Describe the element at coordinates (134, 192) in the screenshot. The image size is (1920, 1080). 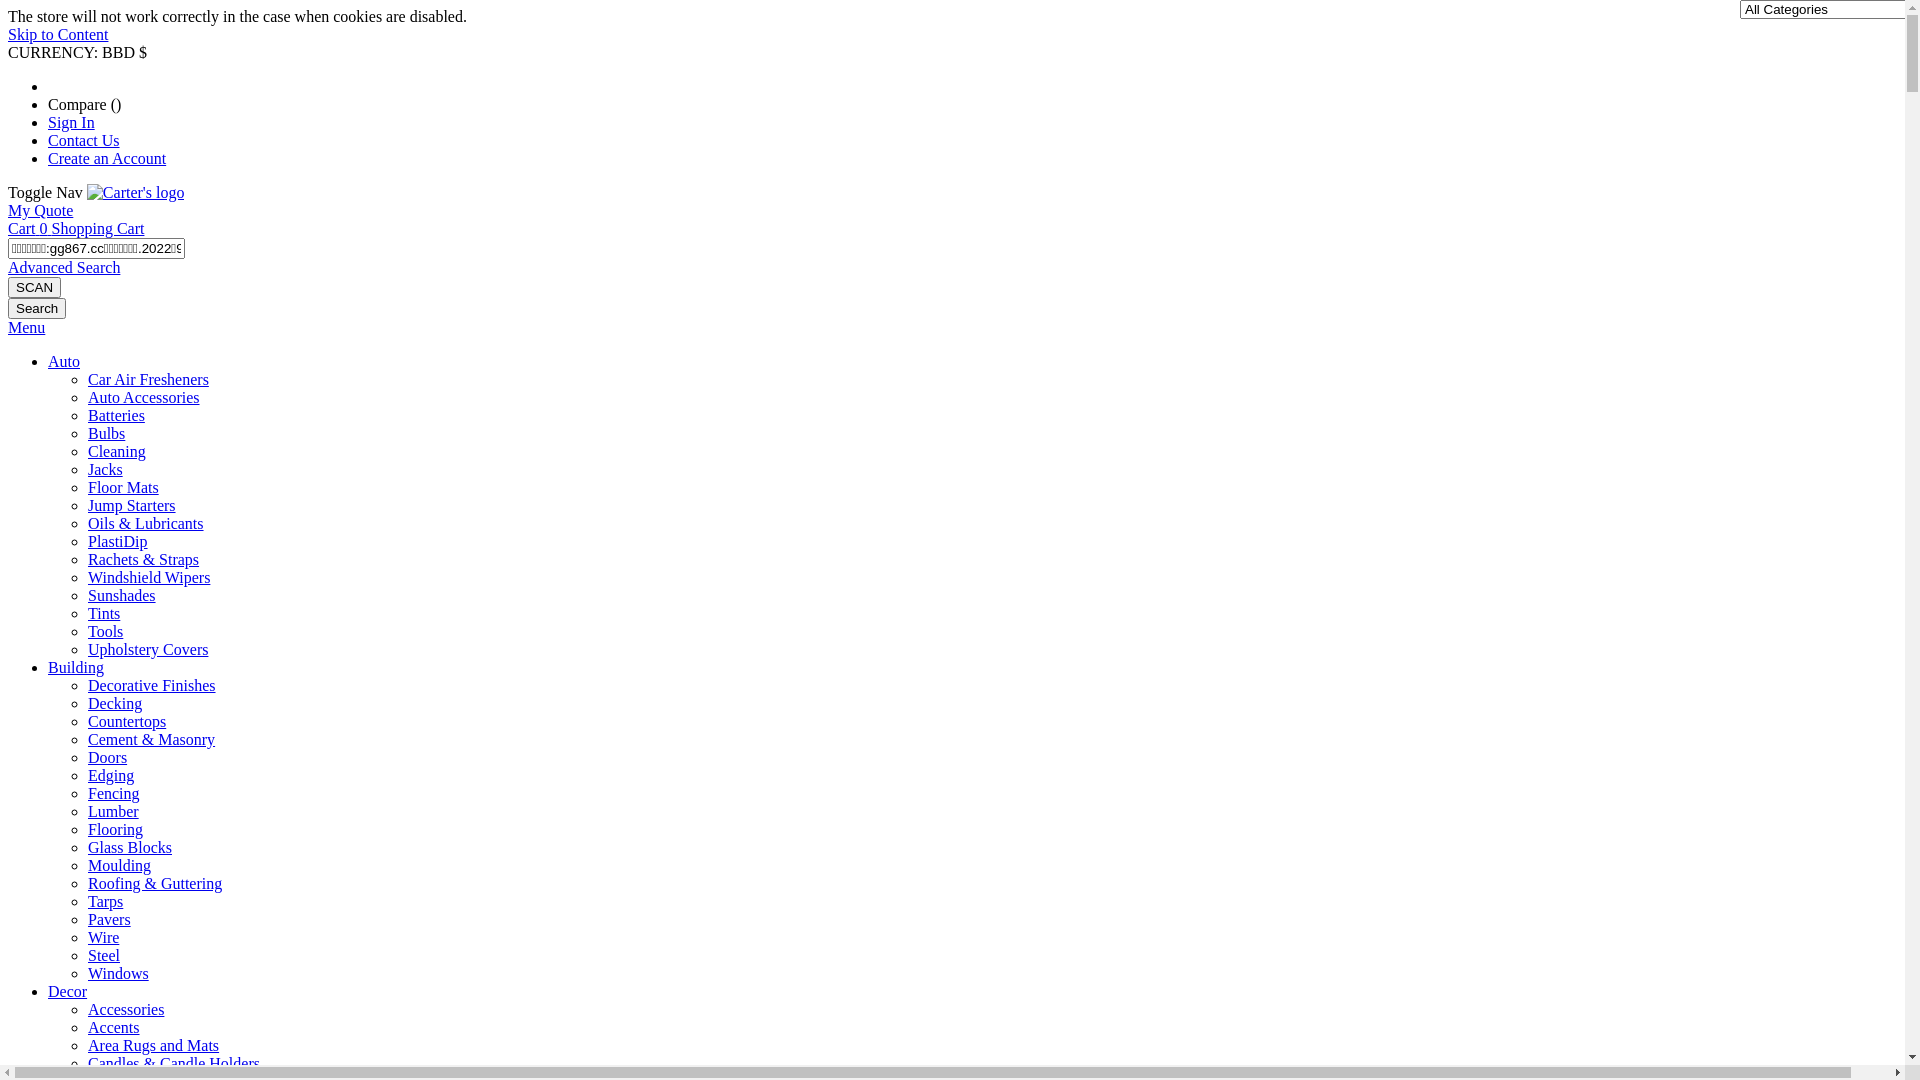
I see `'Carter's logo'` at that location.